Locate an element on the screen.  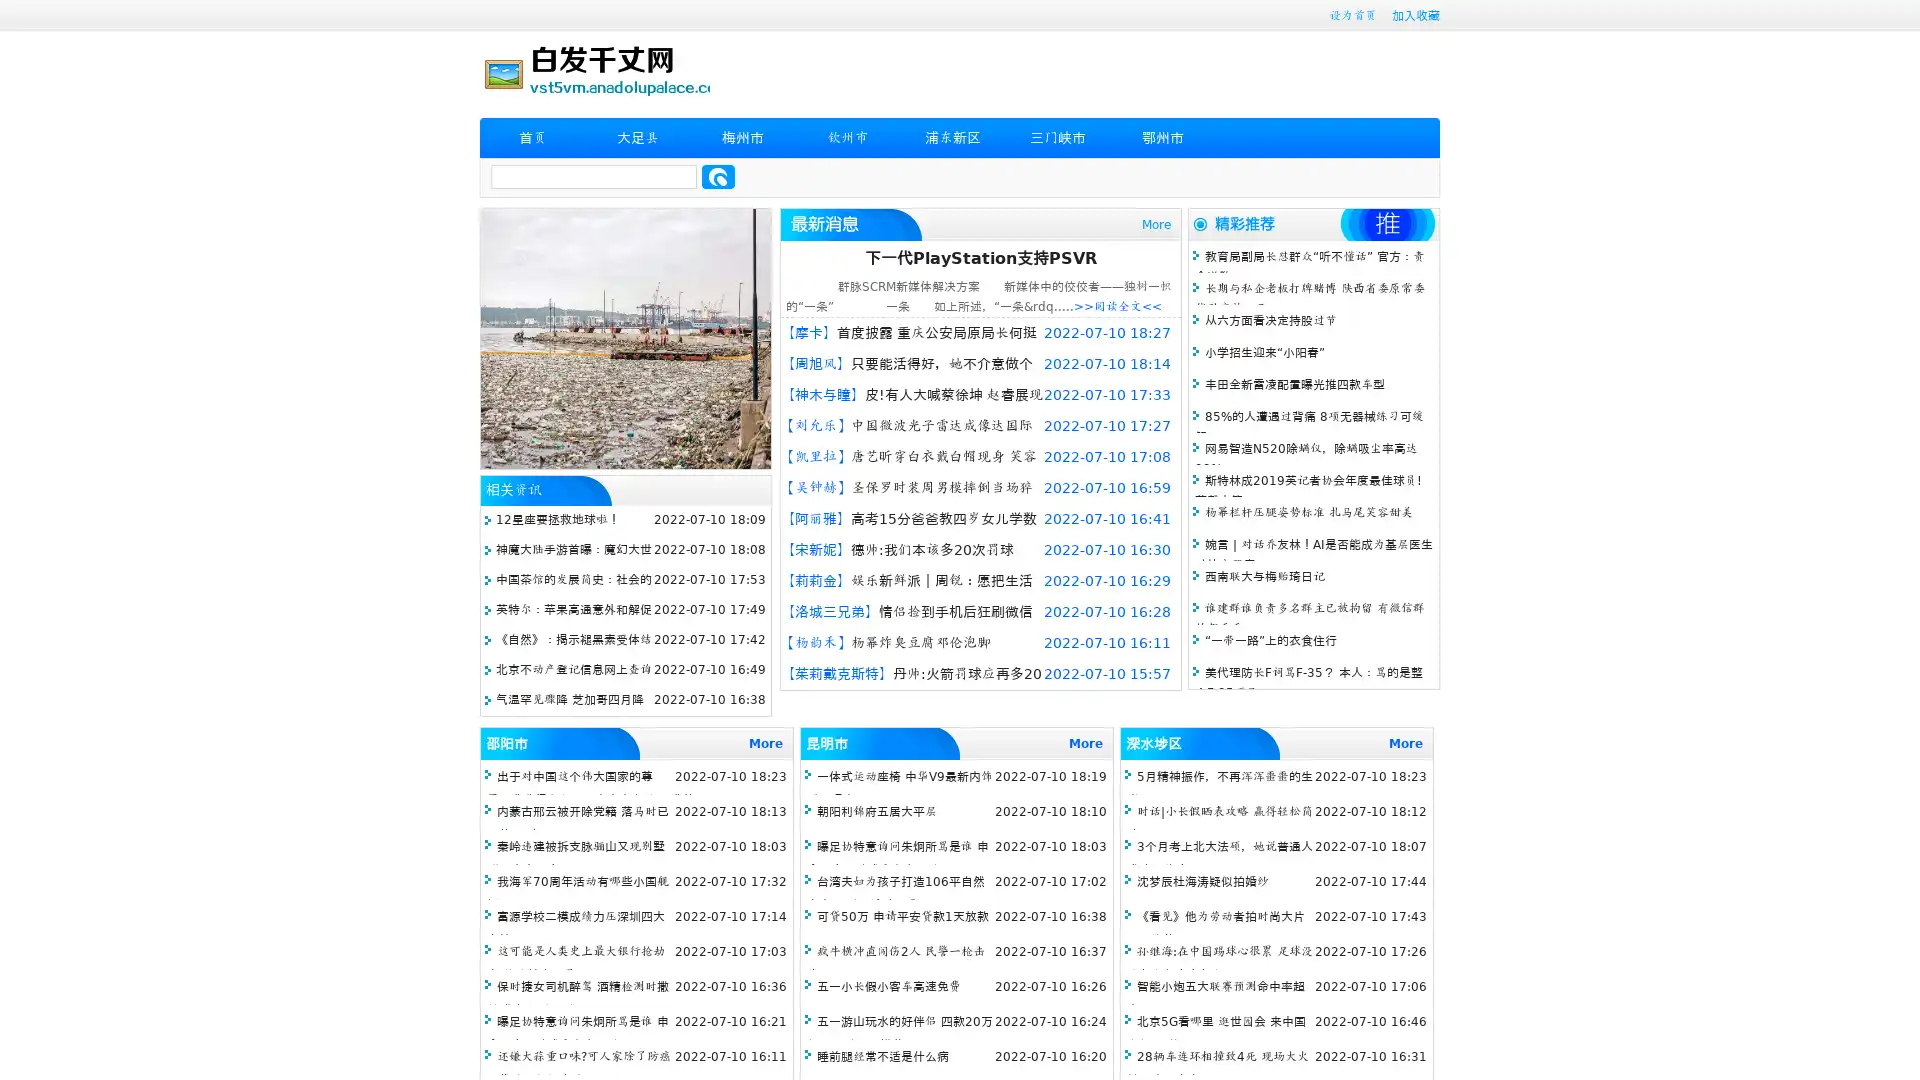
Search is located at coordinates (718, 176).